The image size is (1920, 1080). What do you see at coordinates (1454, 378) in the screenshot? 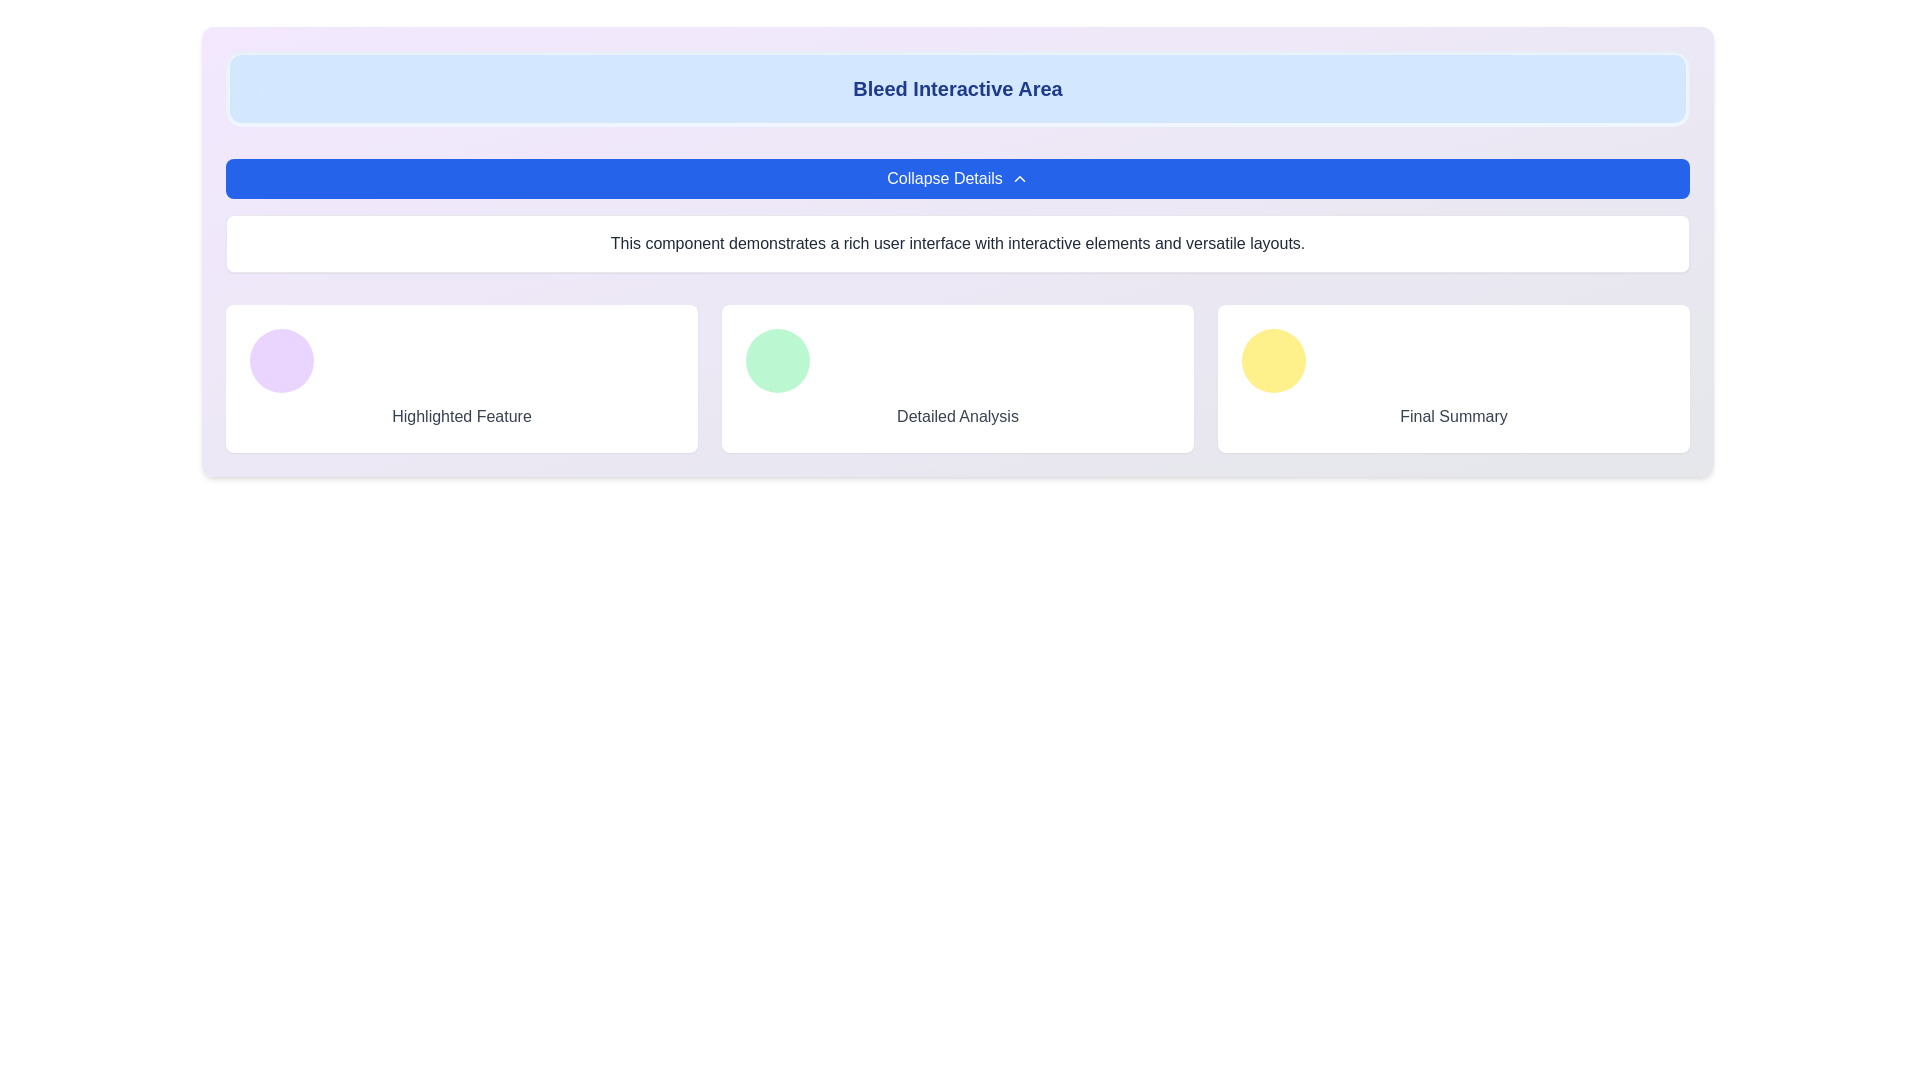
I see `the summary card located in the bottom-right section of the three-column layout, which is the third column and sibling to 'Highlighted Feature' and 'Detailed Analysis'` at bounding box center [1454, 378].